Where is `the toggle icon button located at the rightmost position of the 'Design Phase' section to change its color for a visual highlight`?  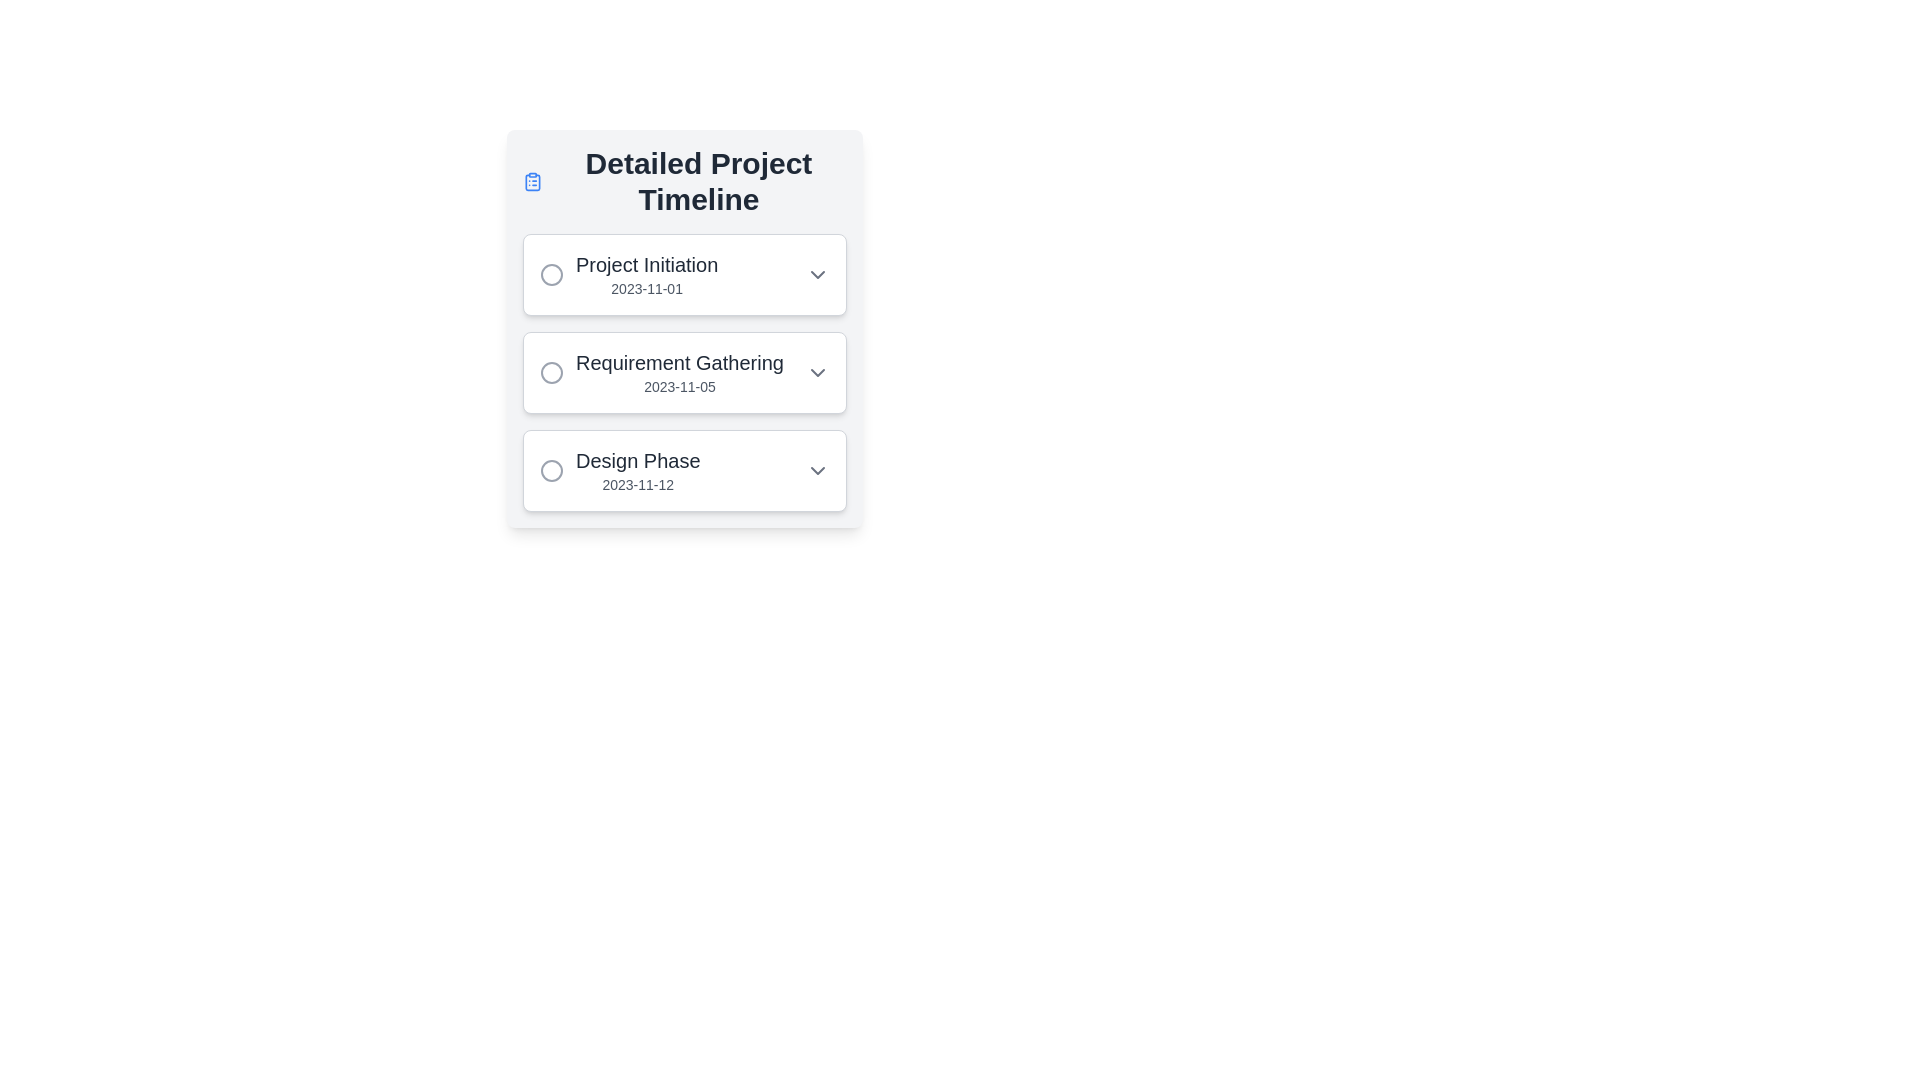 the toggle icon button located at the rightmost position of the 'Design Phase' section to change its color for a visual highlight is located at coordinates (817, 470).